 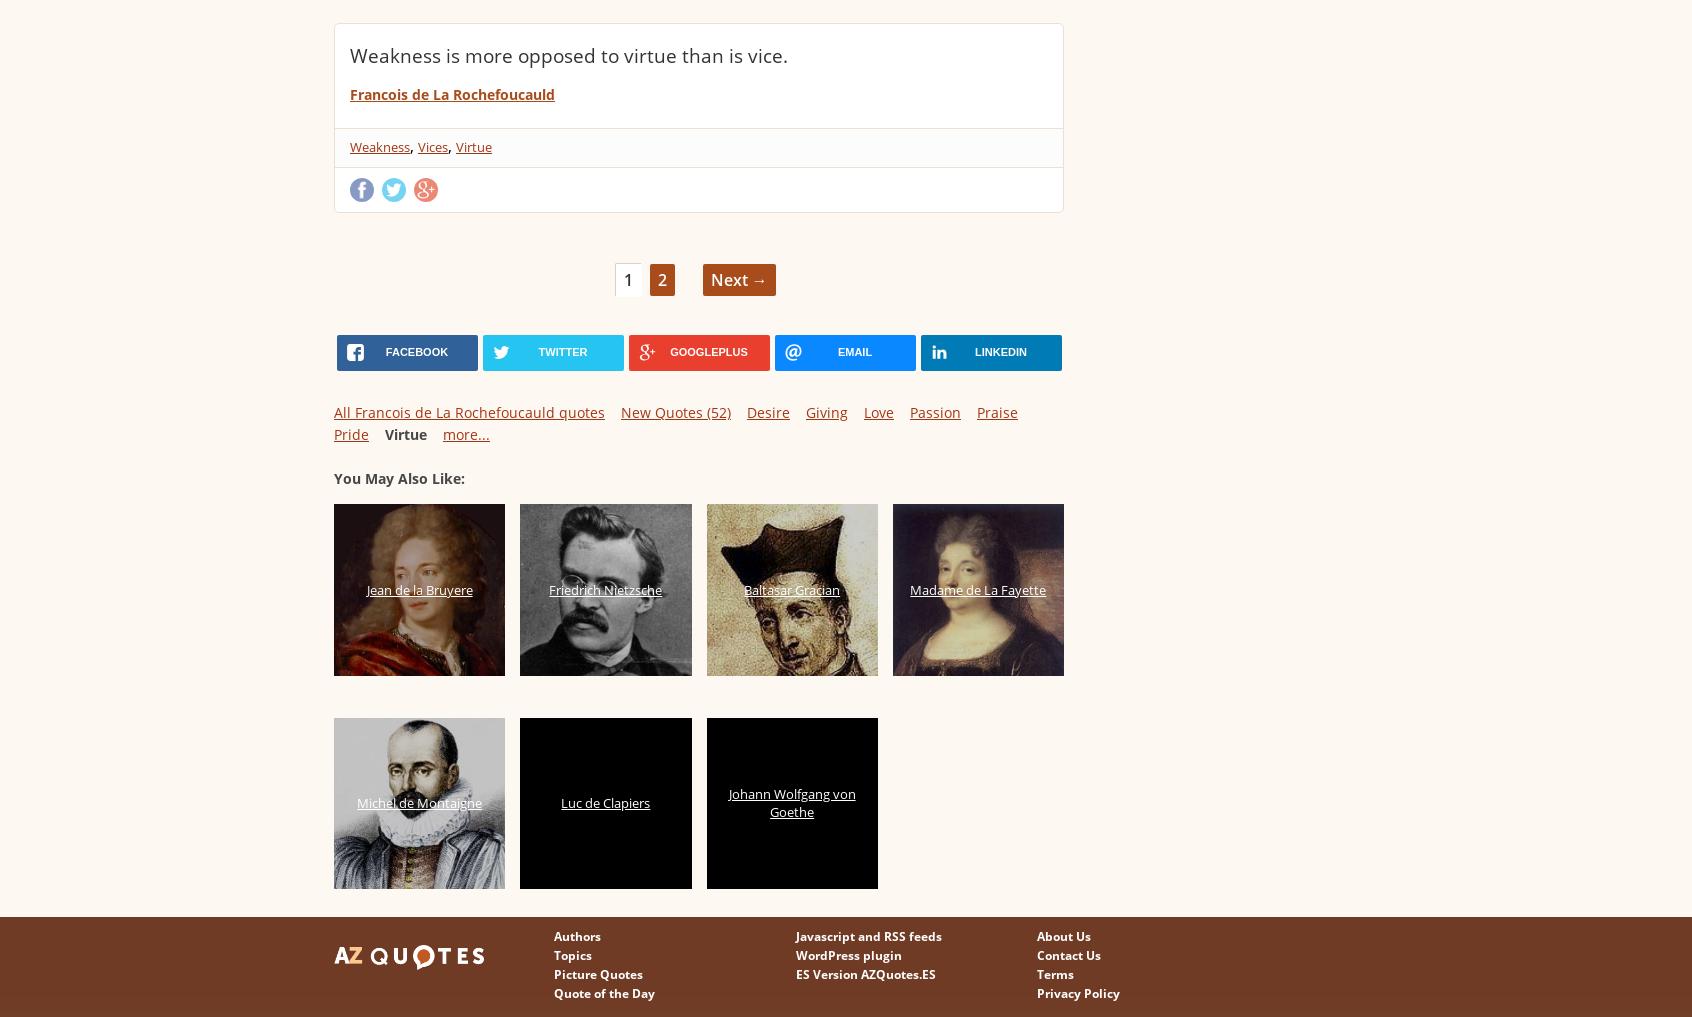 What do you see at coordinates (792, 588) in the screenshot?
I see `'Baltasar Gracian'` at bounding box center [792, 588].